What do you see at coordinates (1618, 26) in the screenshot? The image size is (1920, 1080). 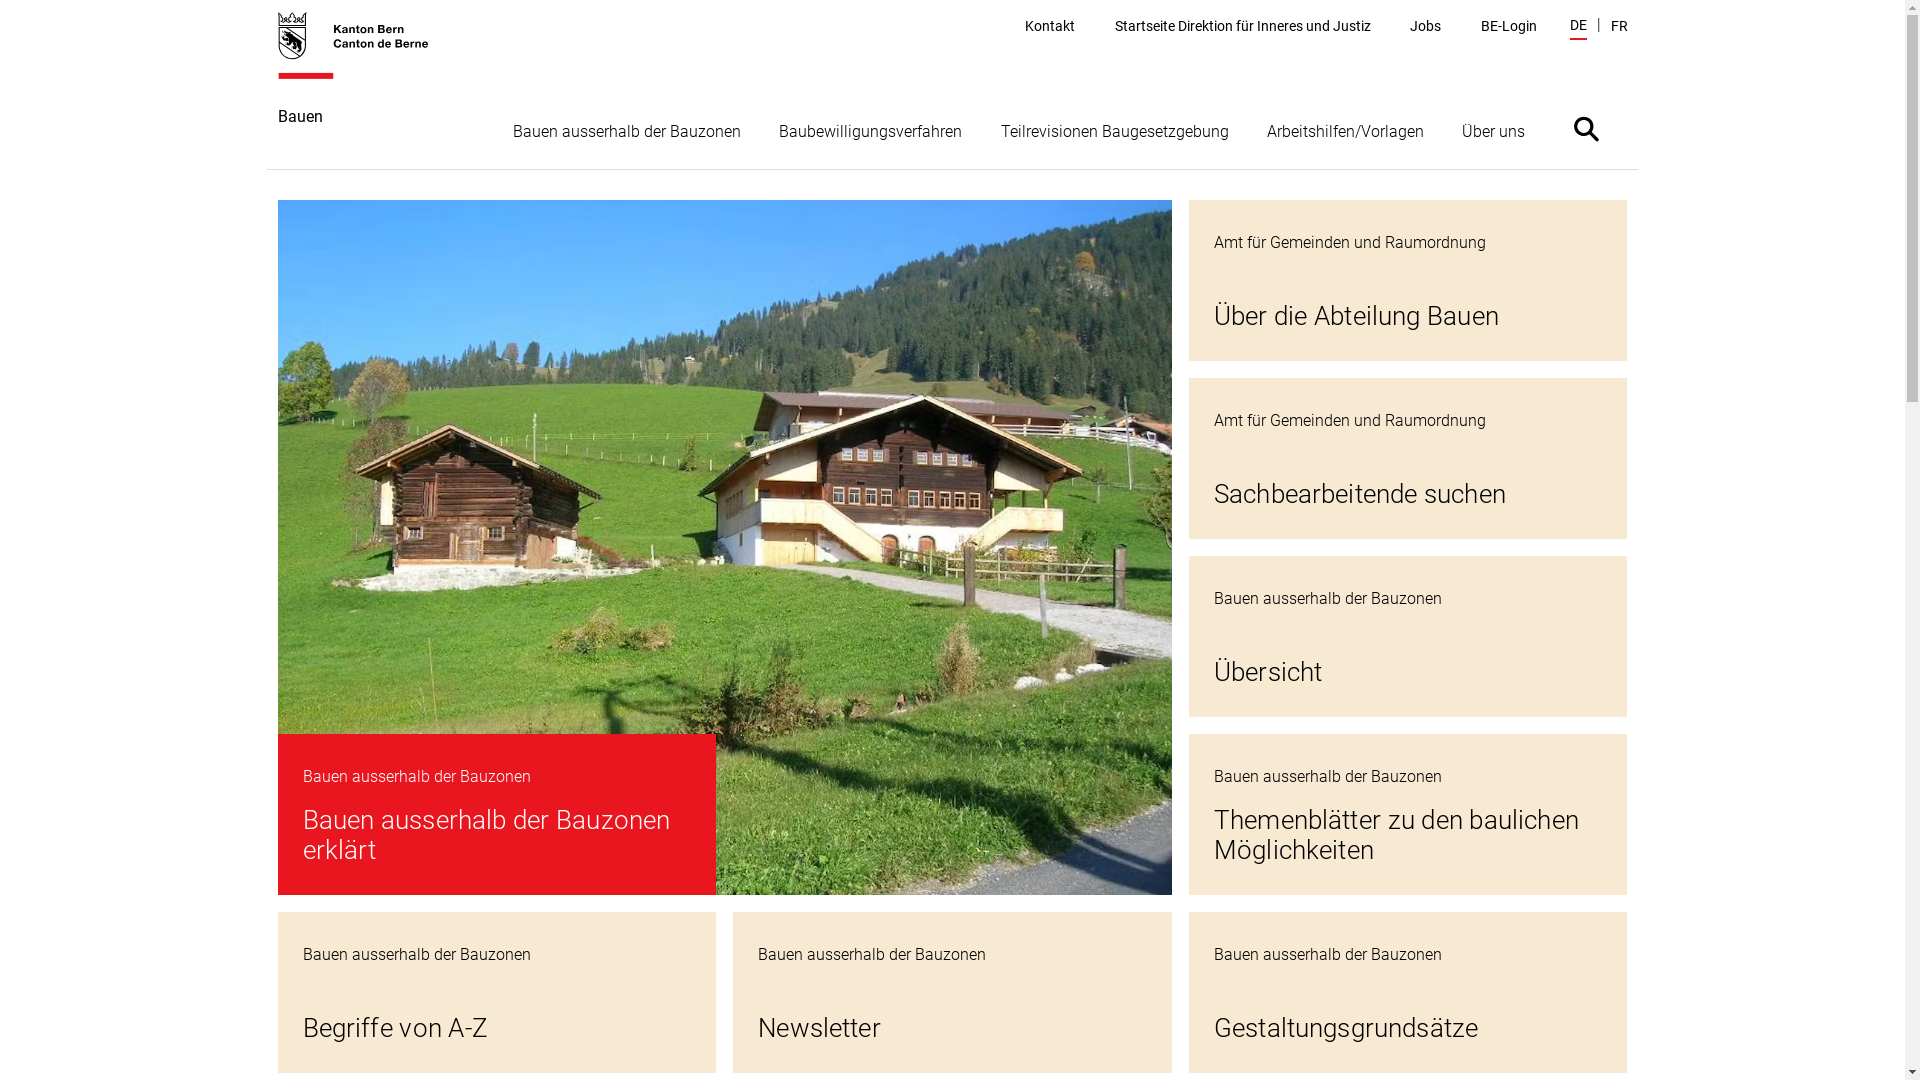 I see `'FR'` at bounding box center [1618, 26].